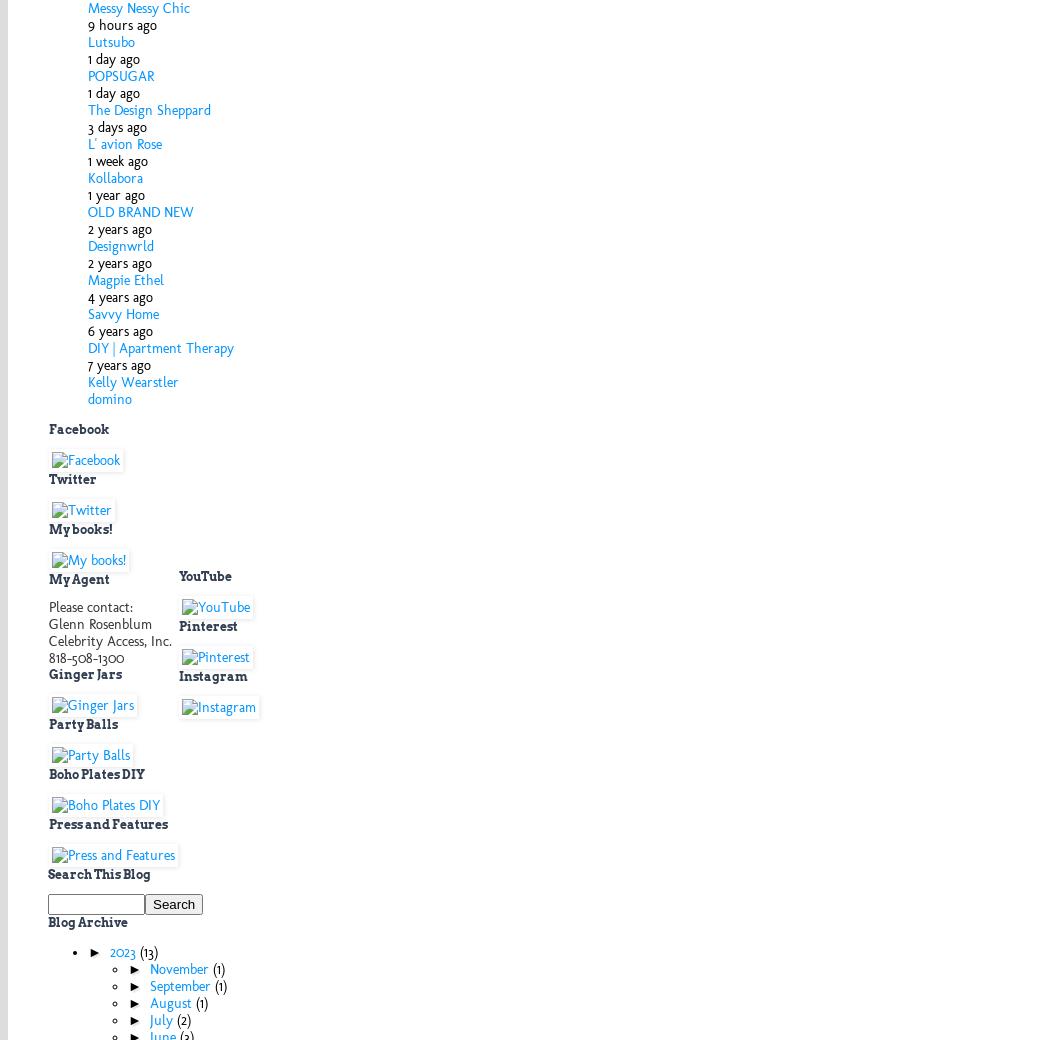  I want to click on 'DIY | Apartment Therapy', so click(87, 346).